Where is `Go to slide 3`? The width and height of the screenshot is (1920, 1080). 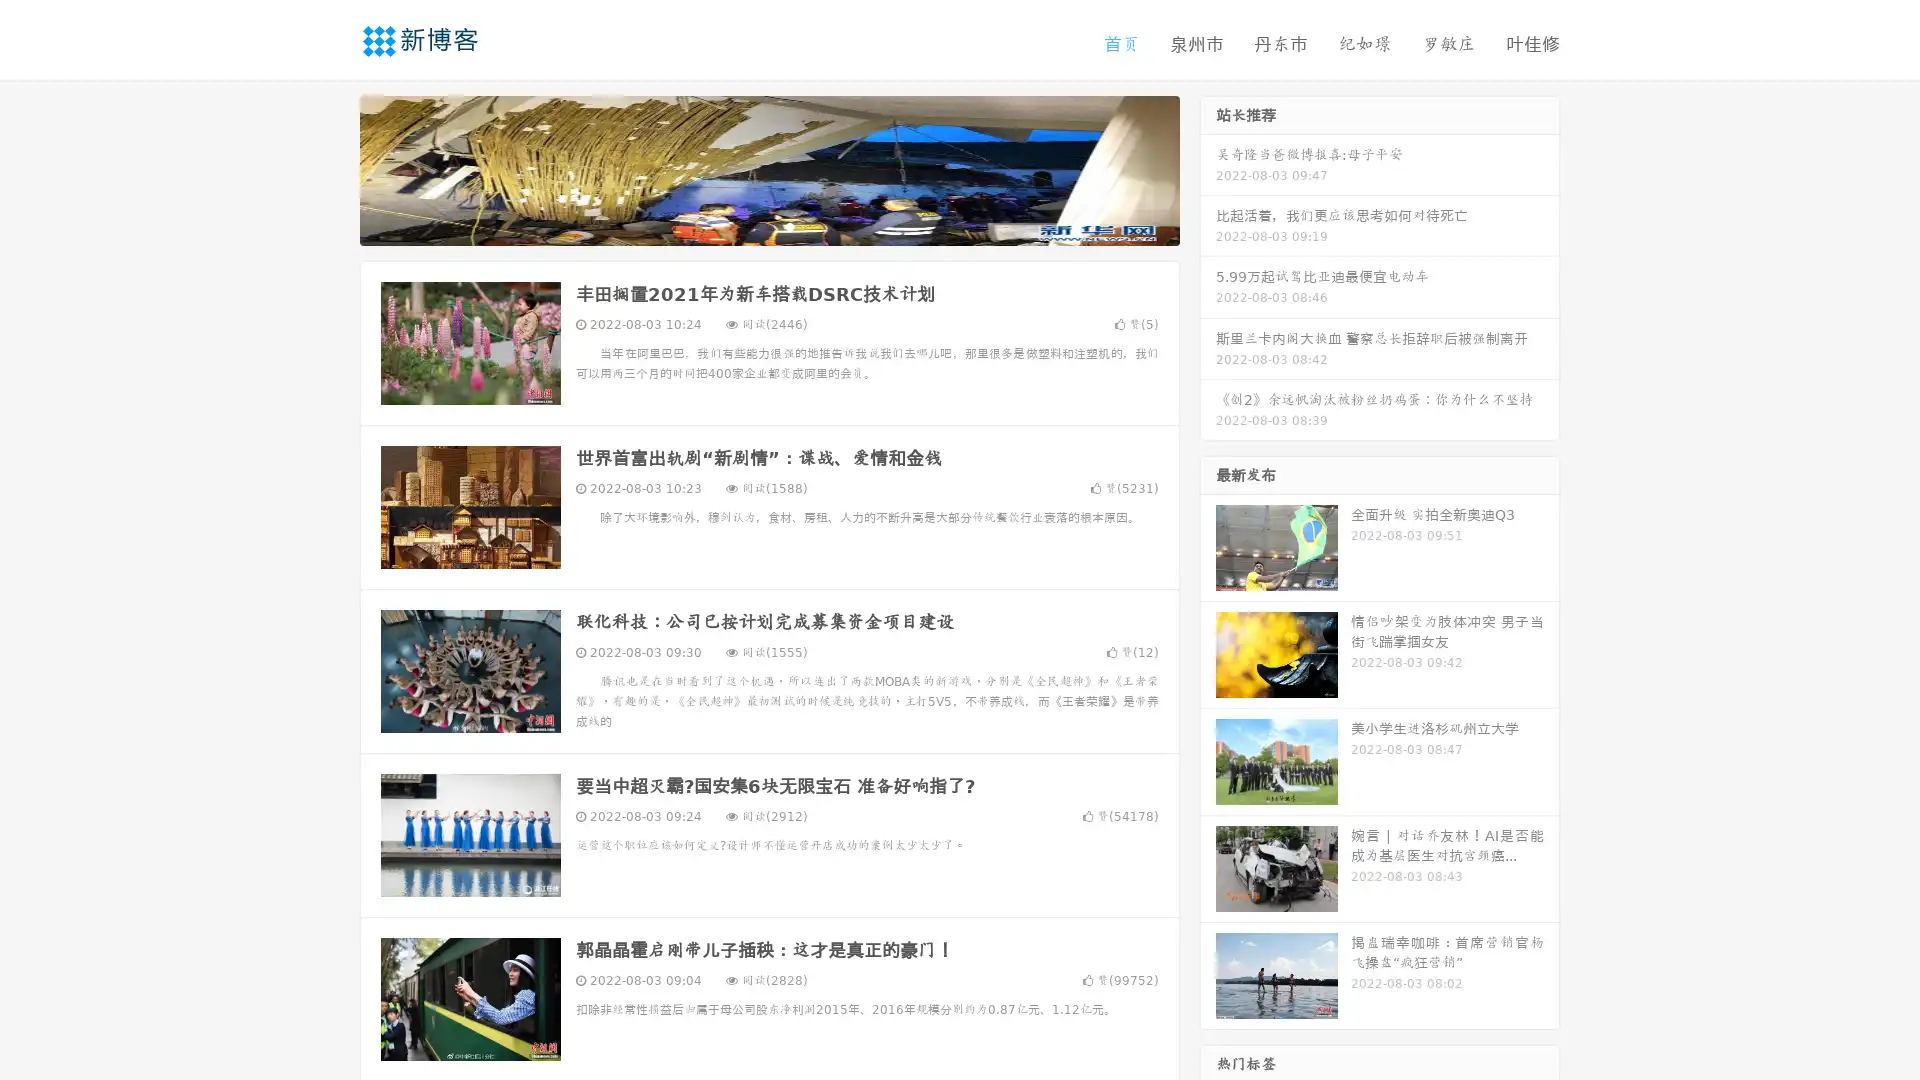 Go to slide 3 is located at coordinates (789, 225).